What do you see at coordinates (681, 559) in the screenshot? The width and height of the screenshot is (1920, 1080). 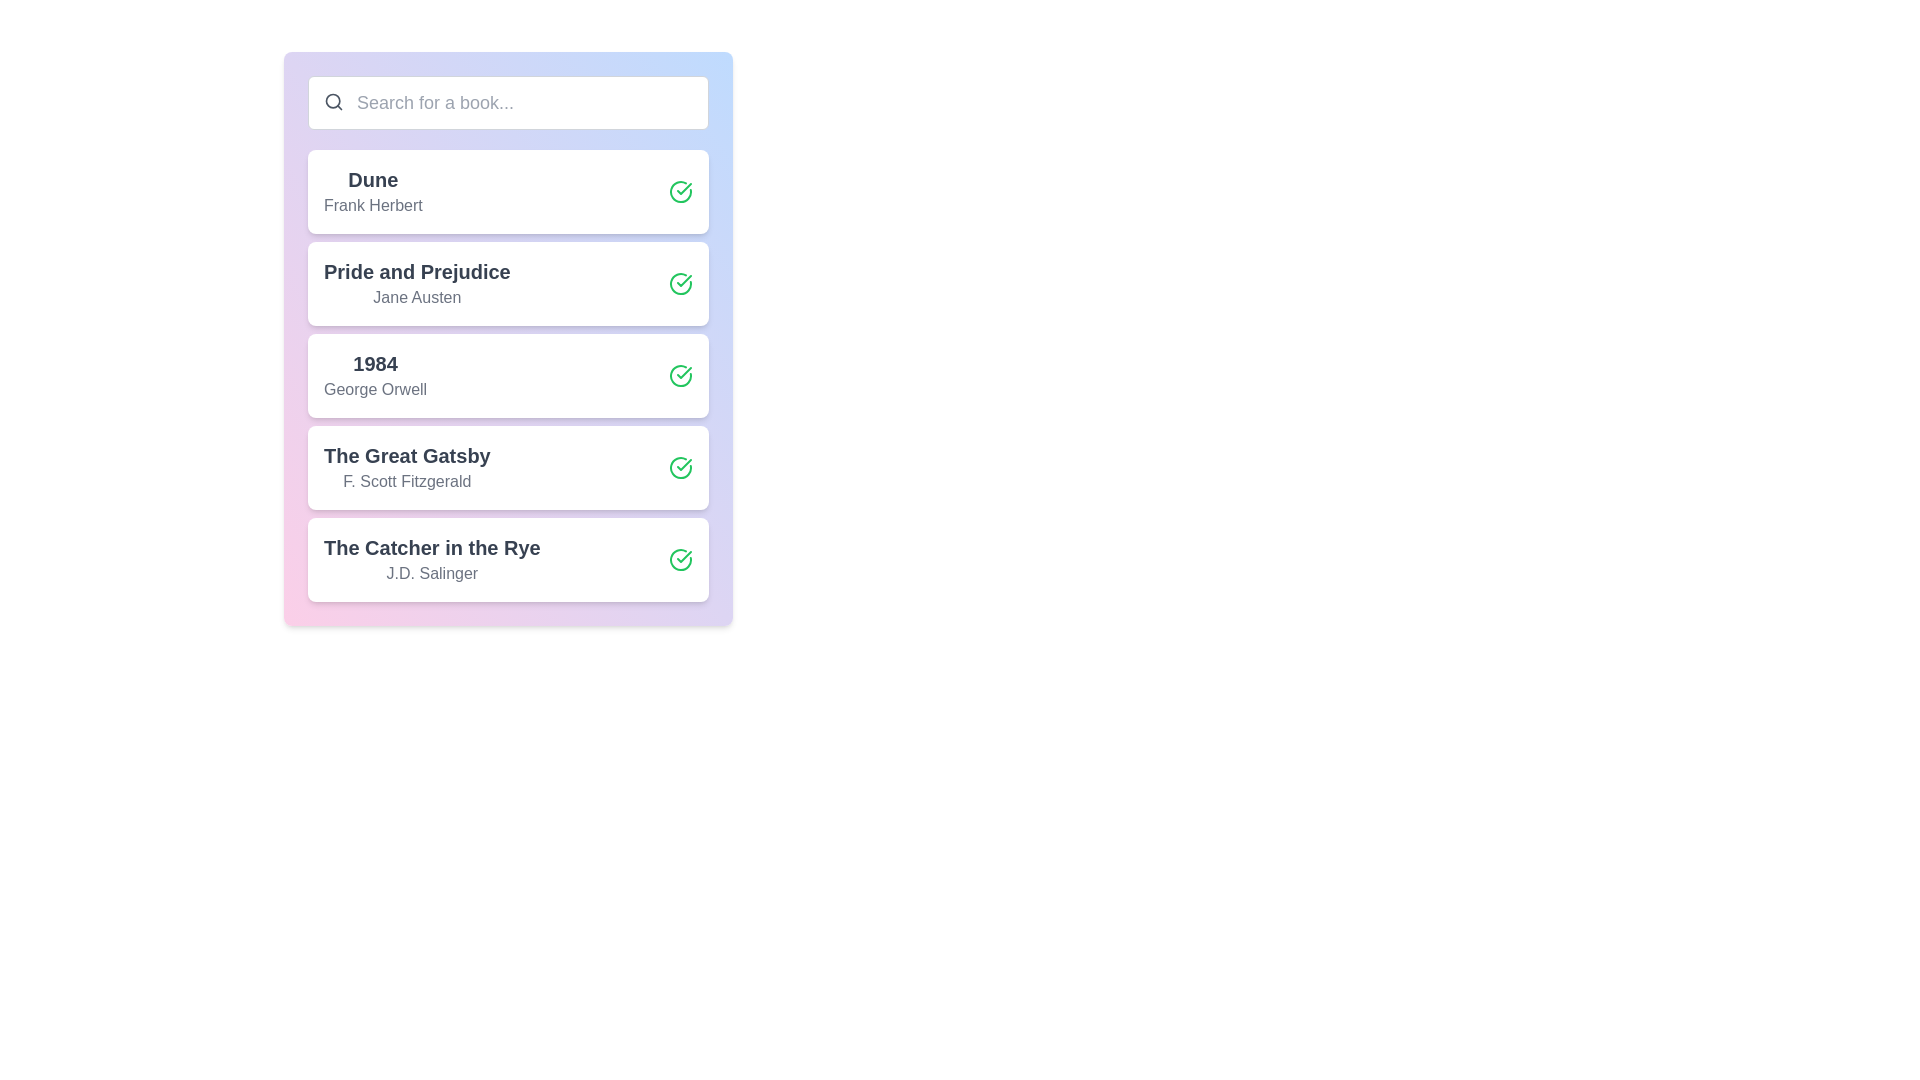 I see `the circular checkmark icon styled in green, indicating a completed status, located to the right of the fifth list item representing 'The Catcher in the Rye'` at bounding box center [681, 559].